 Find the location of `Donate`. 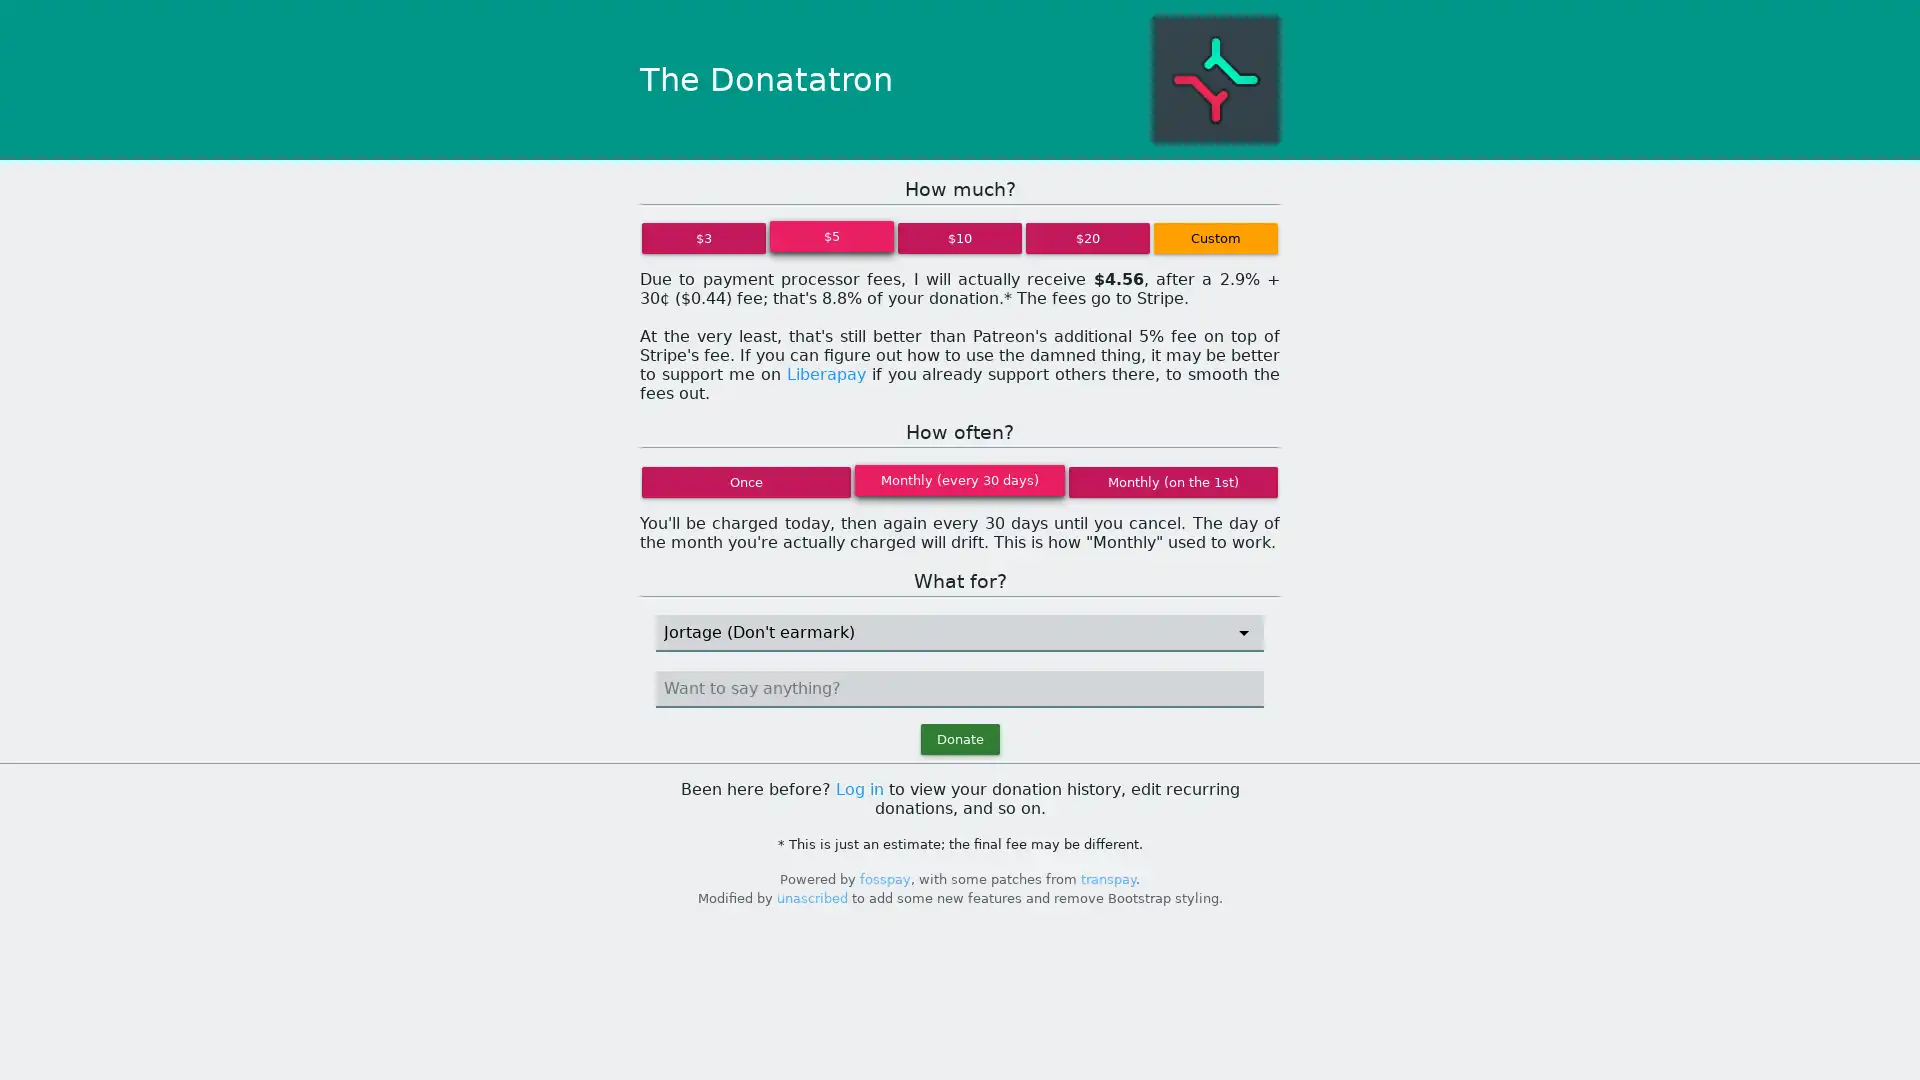

Donate is located at coordinates (958, 739).